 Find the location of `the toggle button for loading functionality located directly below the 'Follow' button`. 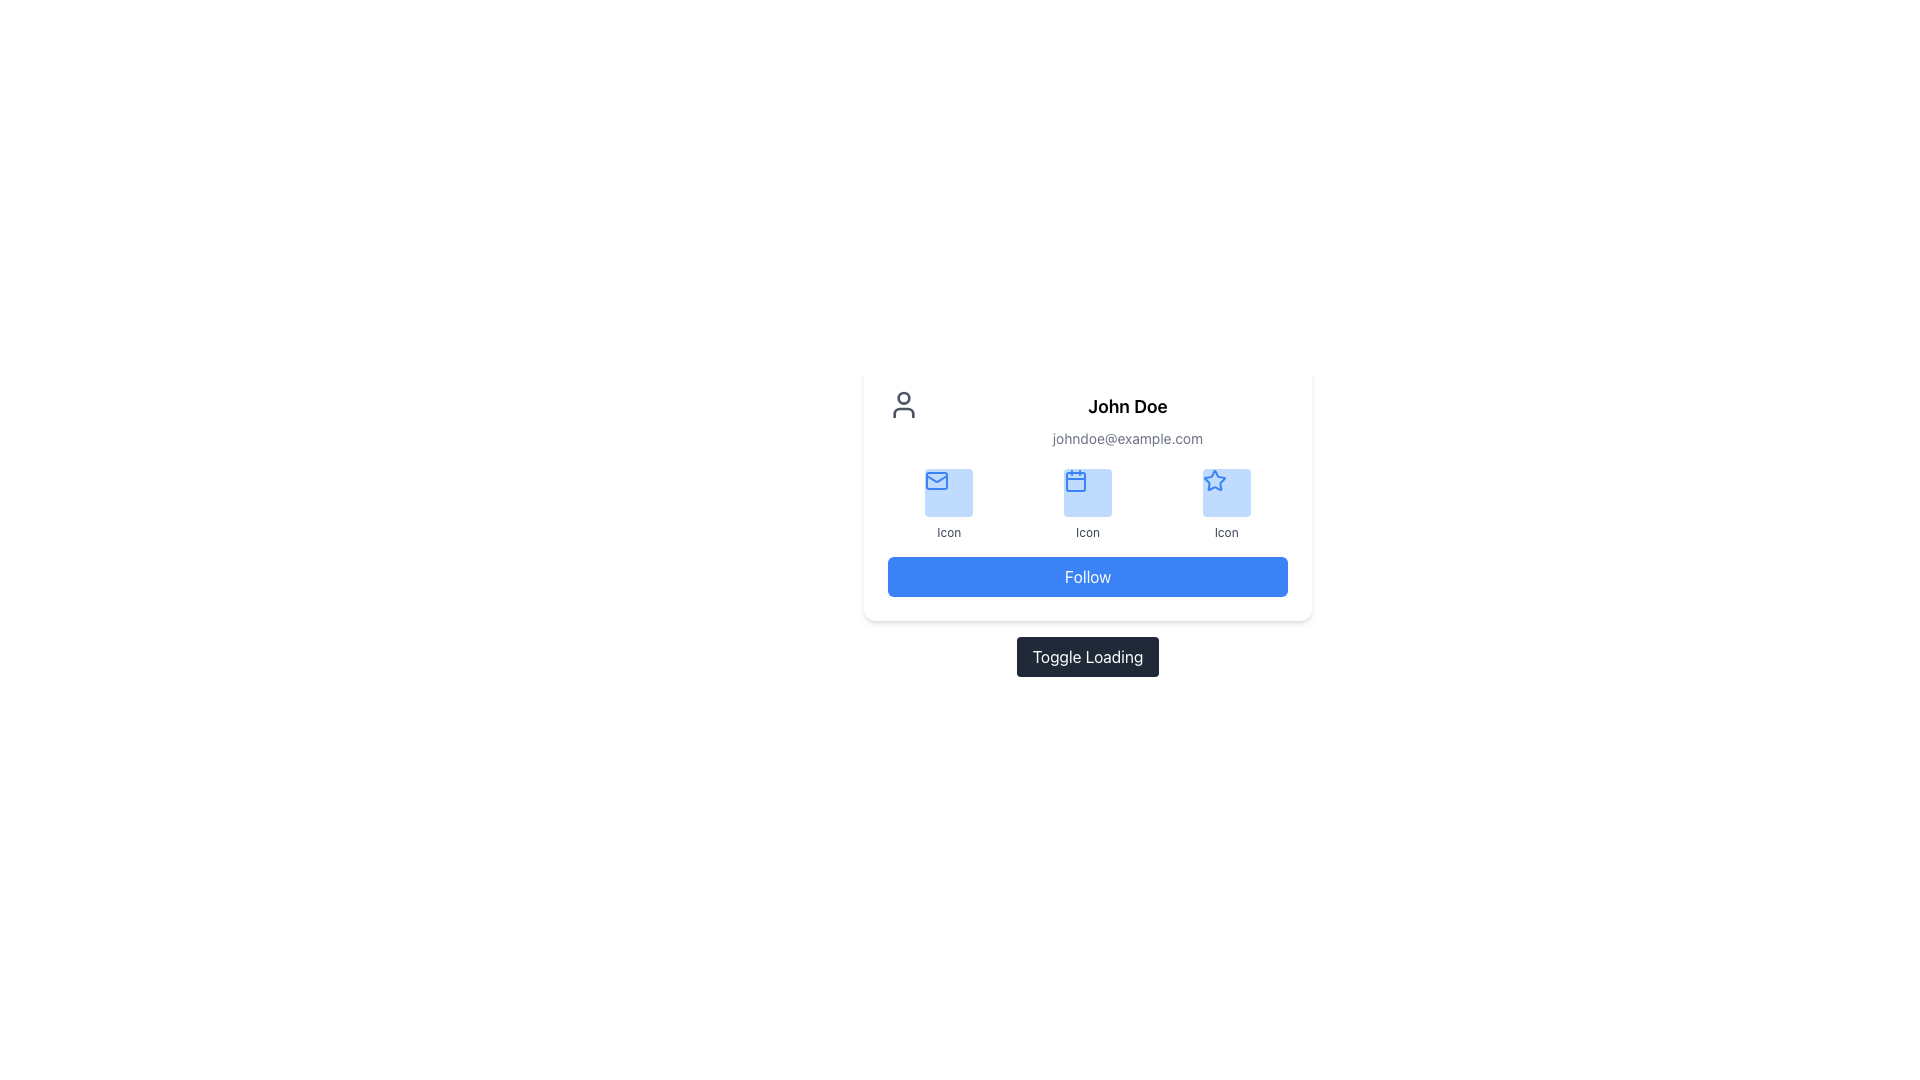

the toggle button for loading functionality located directly below the 'Follow' button is located at coordinates (1087, 656).